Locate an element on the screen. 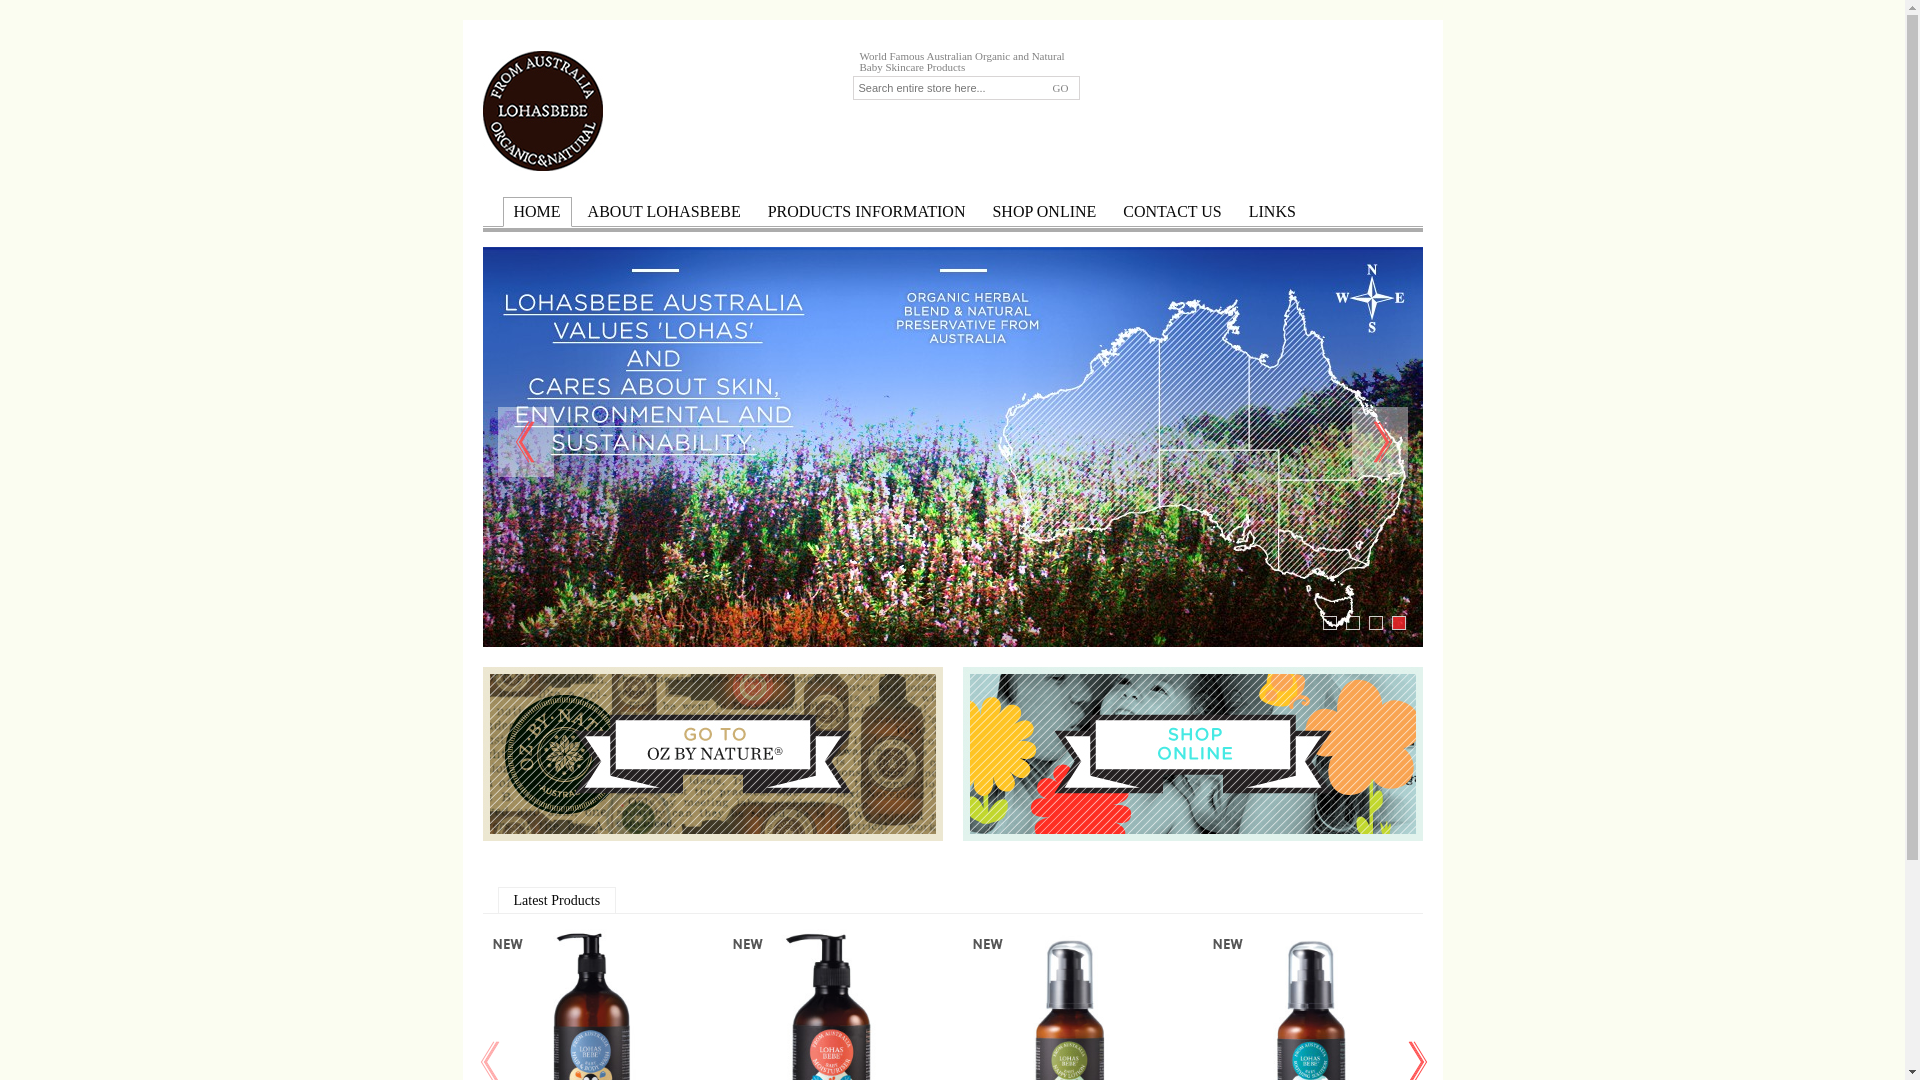 The height and width of the screenshot is (1080, 1920). 'PRODUCTS INFORMATION' is located at coordinates (867, 211).